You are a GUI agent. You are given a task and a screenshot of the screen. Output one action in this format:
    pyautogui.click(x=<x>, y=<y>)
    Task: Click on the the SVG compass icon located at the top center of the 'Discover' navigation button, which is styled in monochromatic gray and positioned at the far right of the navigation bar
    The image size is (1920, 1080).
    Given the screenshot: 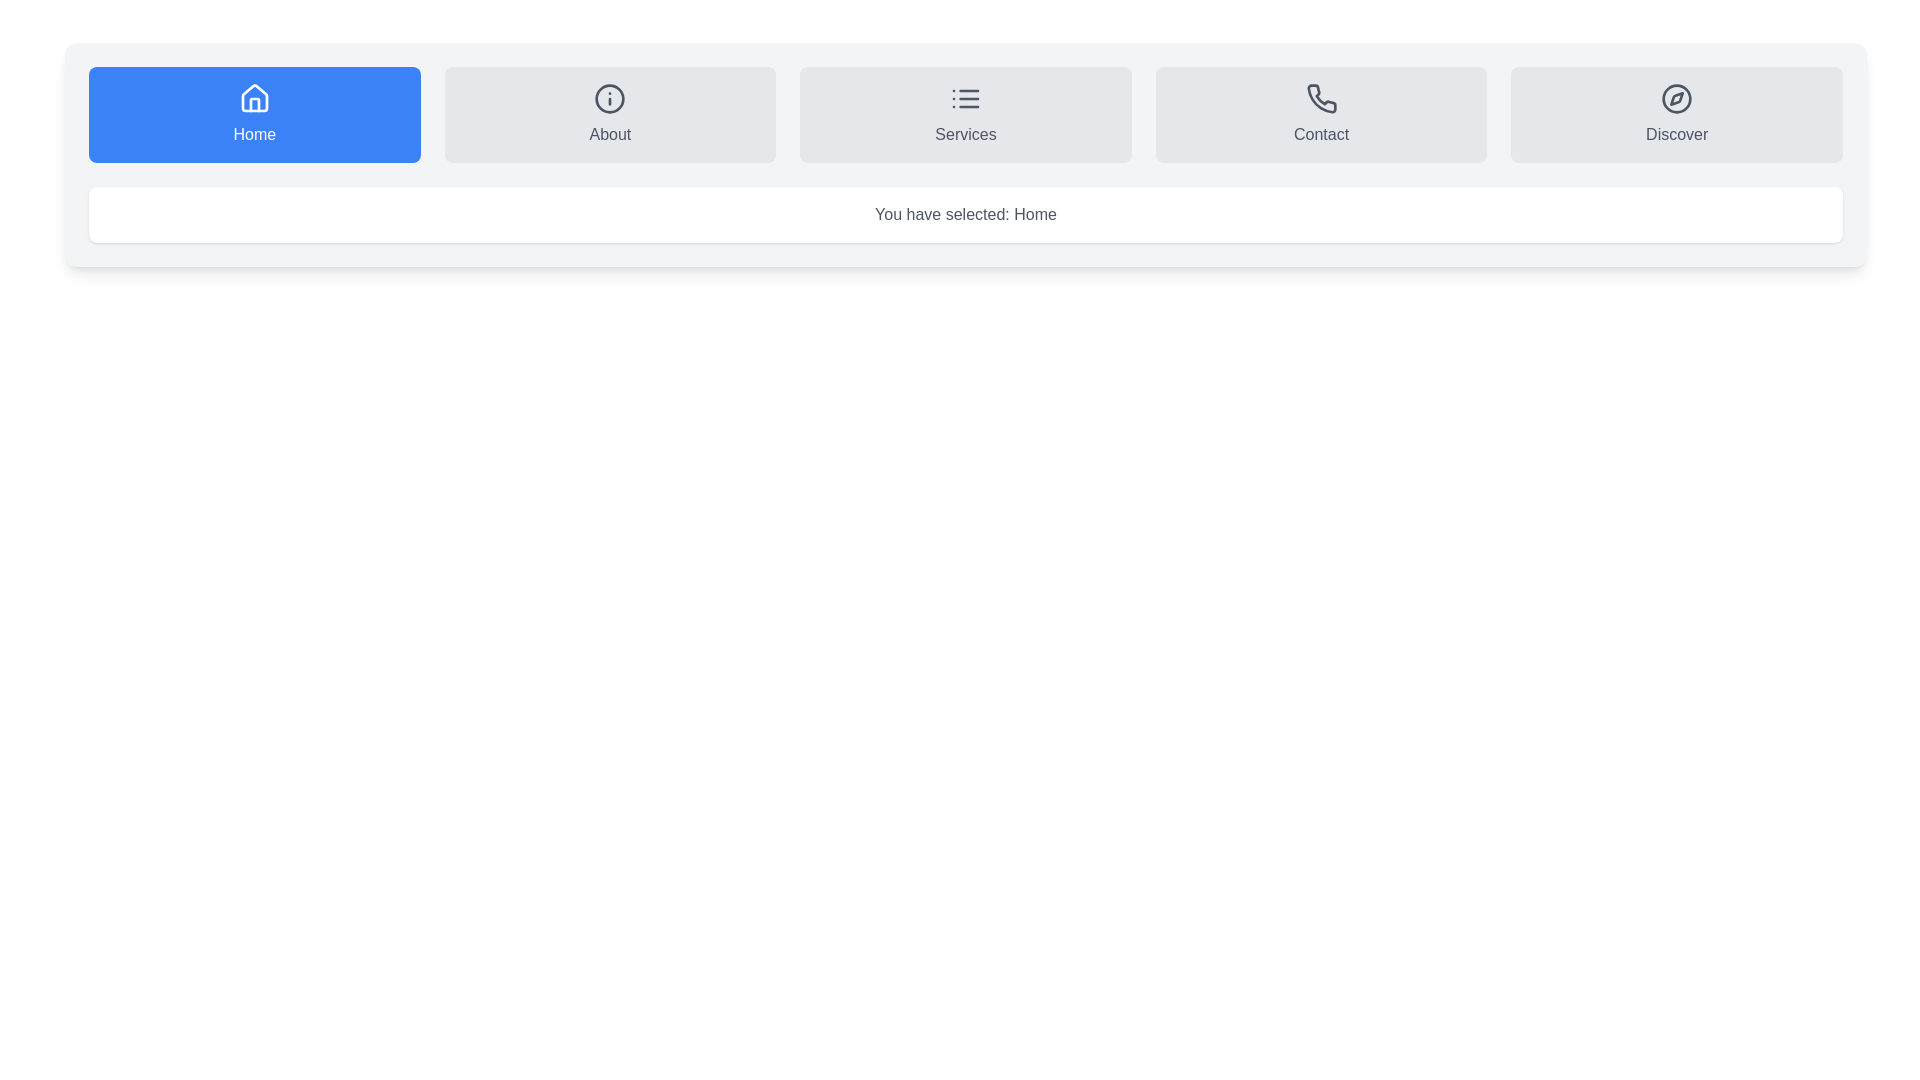 What is the action you would take?
    pyautogui.click(x=1677, y=99)
    